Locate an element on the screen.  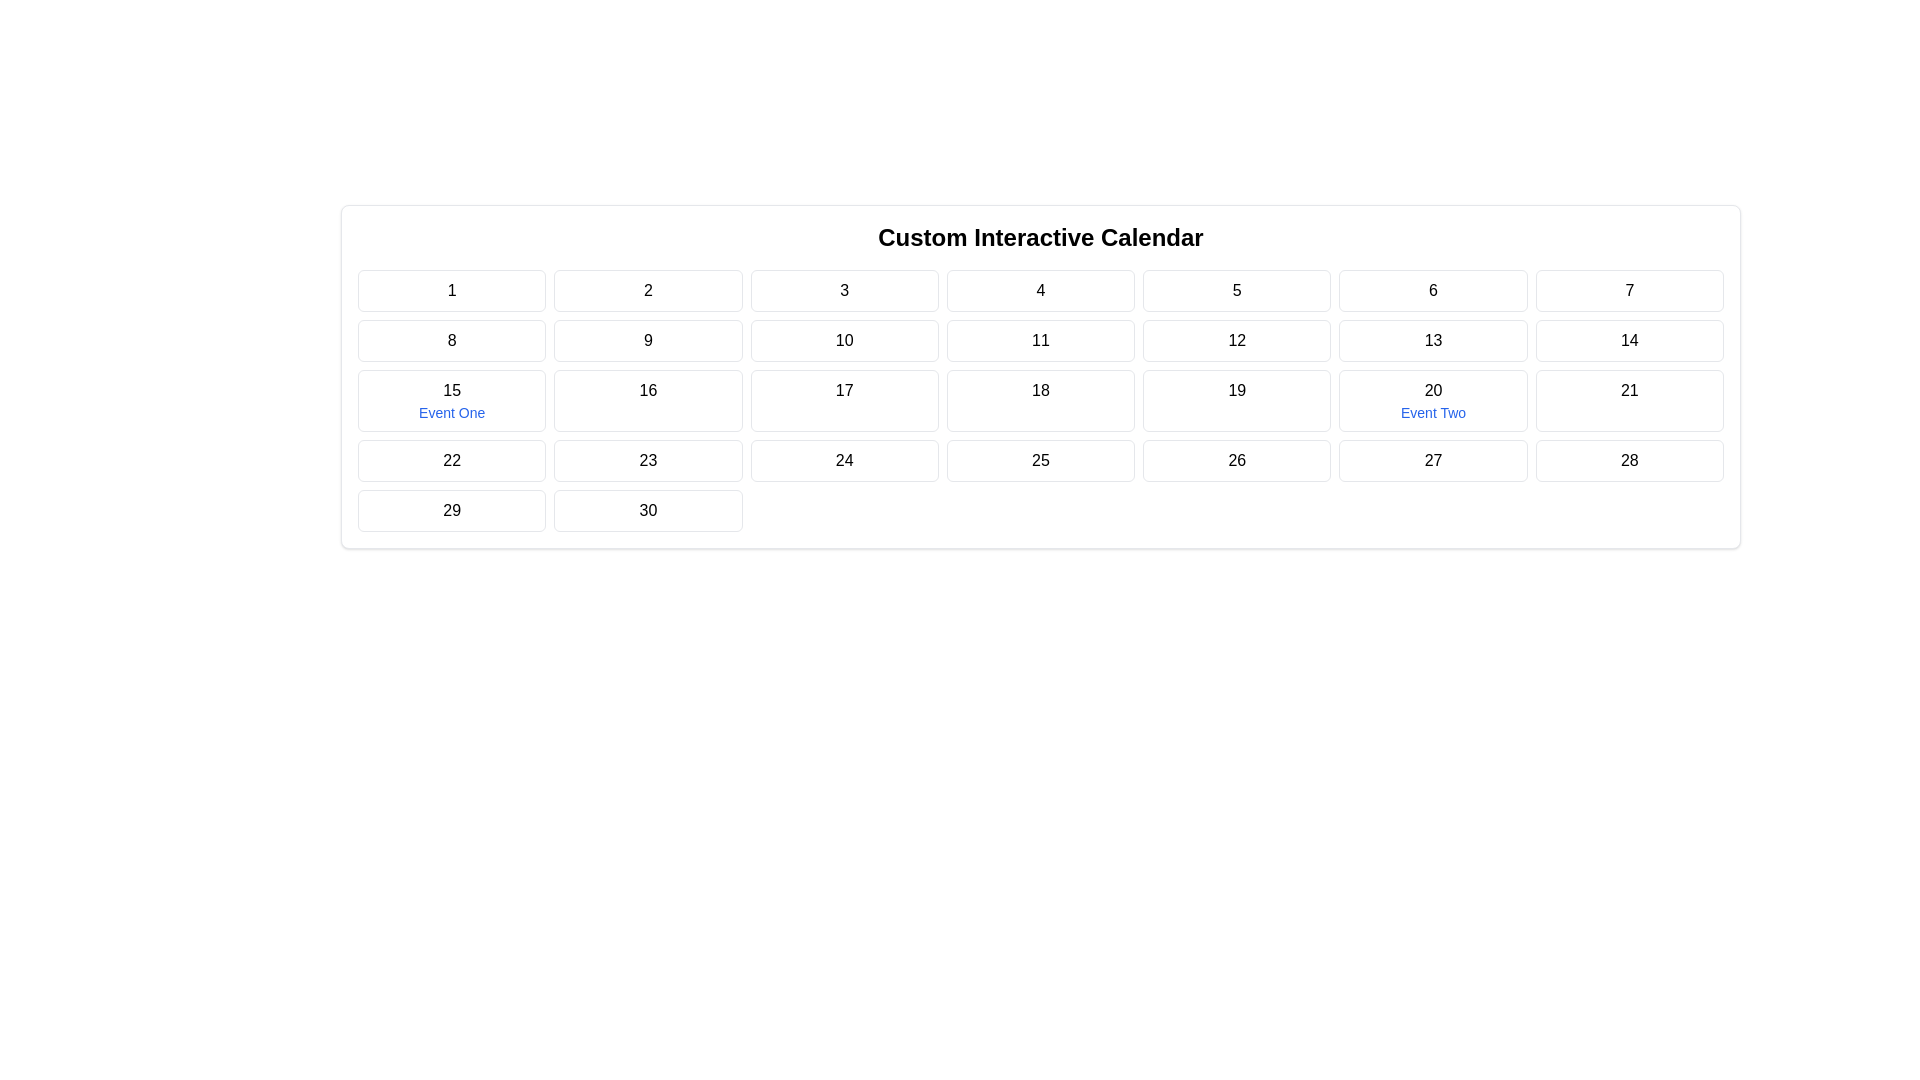
the label displaying the number '4' in bold text, which is located in the first row and fourth column of a calendar grid layout is located at coordinates (1040, 290).